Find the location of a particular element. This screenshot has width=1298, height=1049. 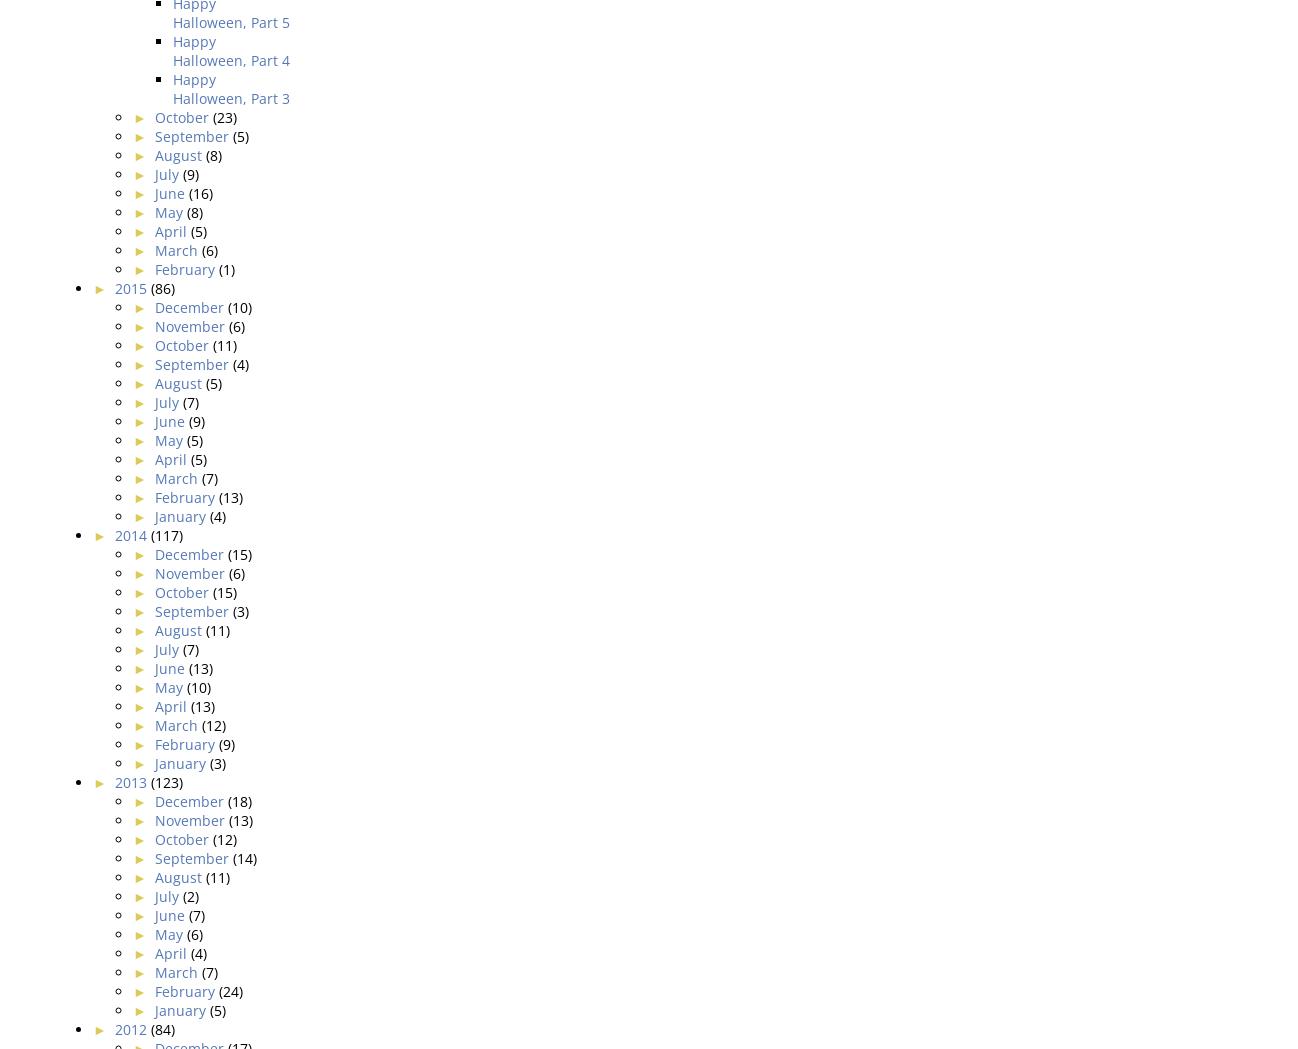

'2013' is located at coordinates (113, 781).